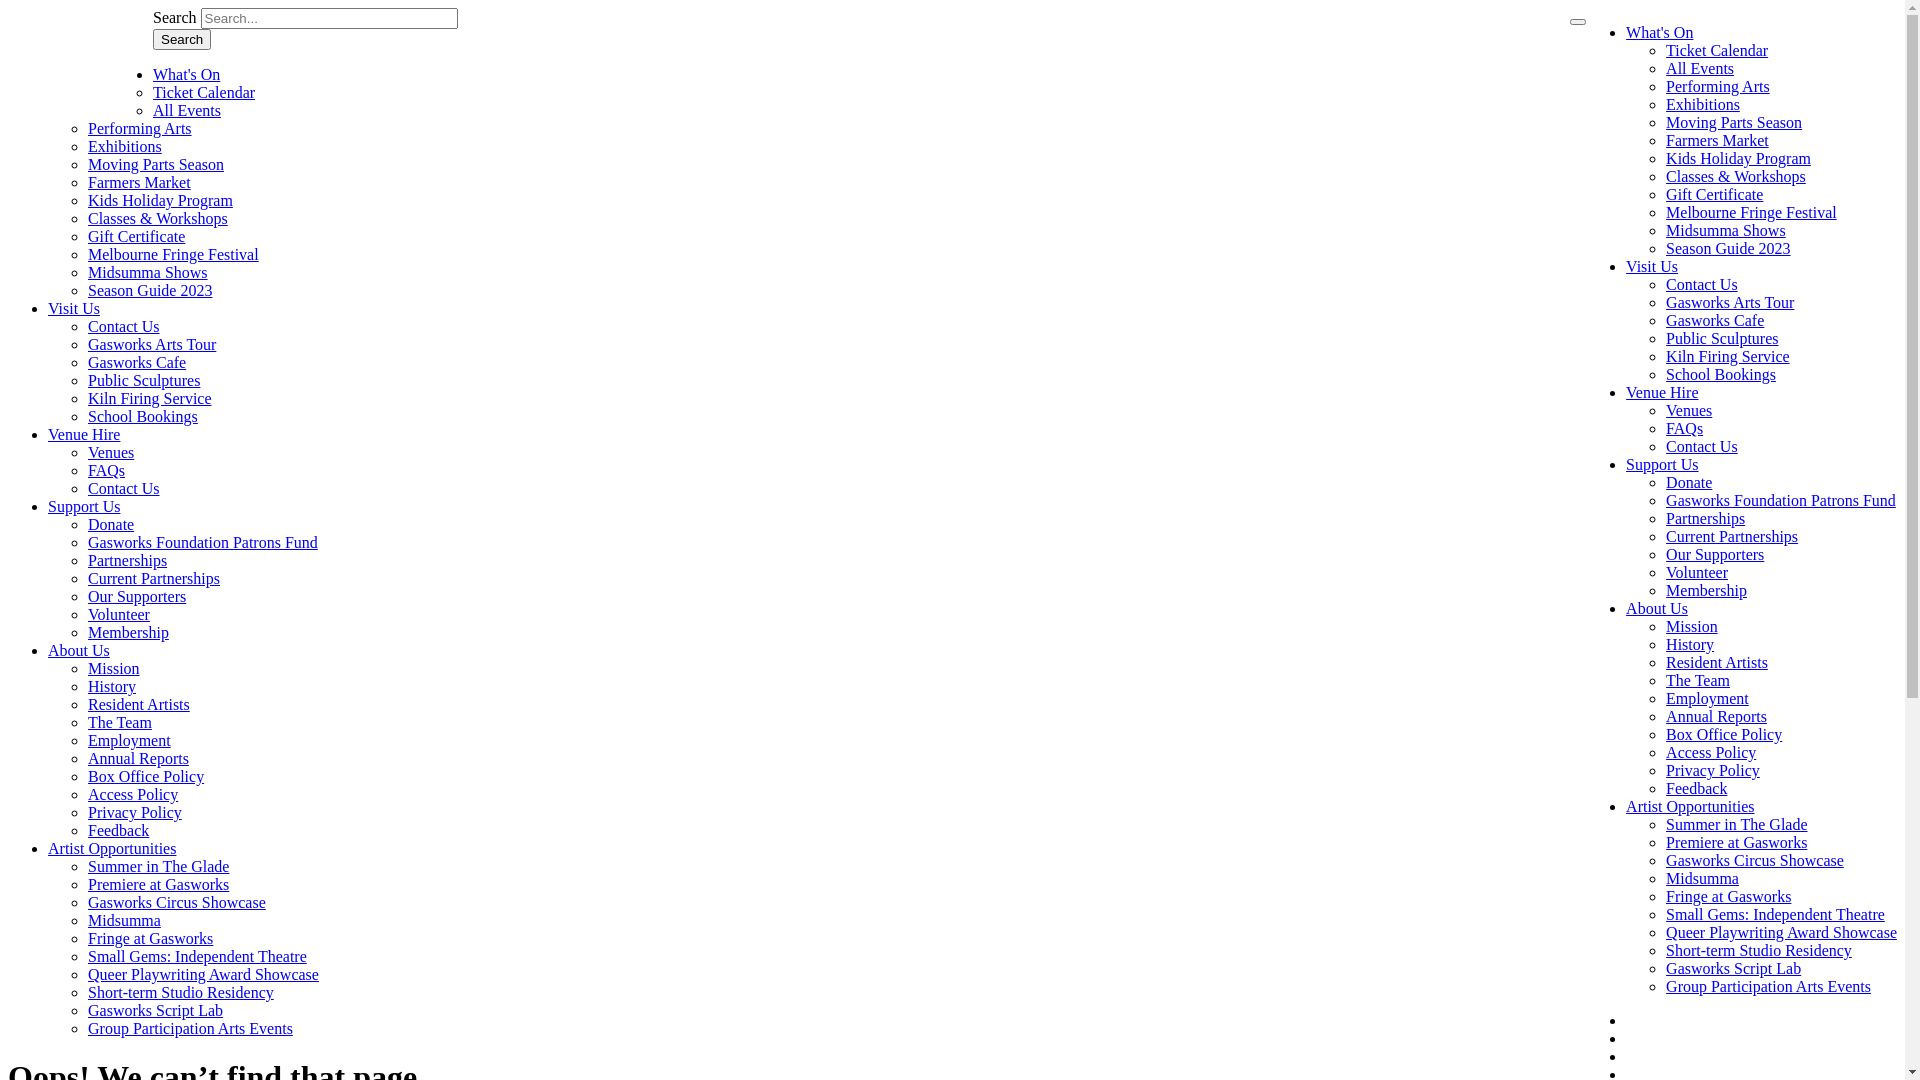 This screenshot has height=1080, width=1920. I want to click on 'Feedback', so click(1695, 787).